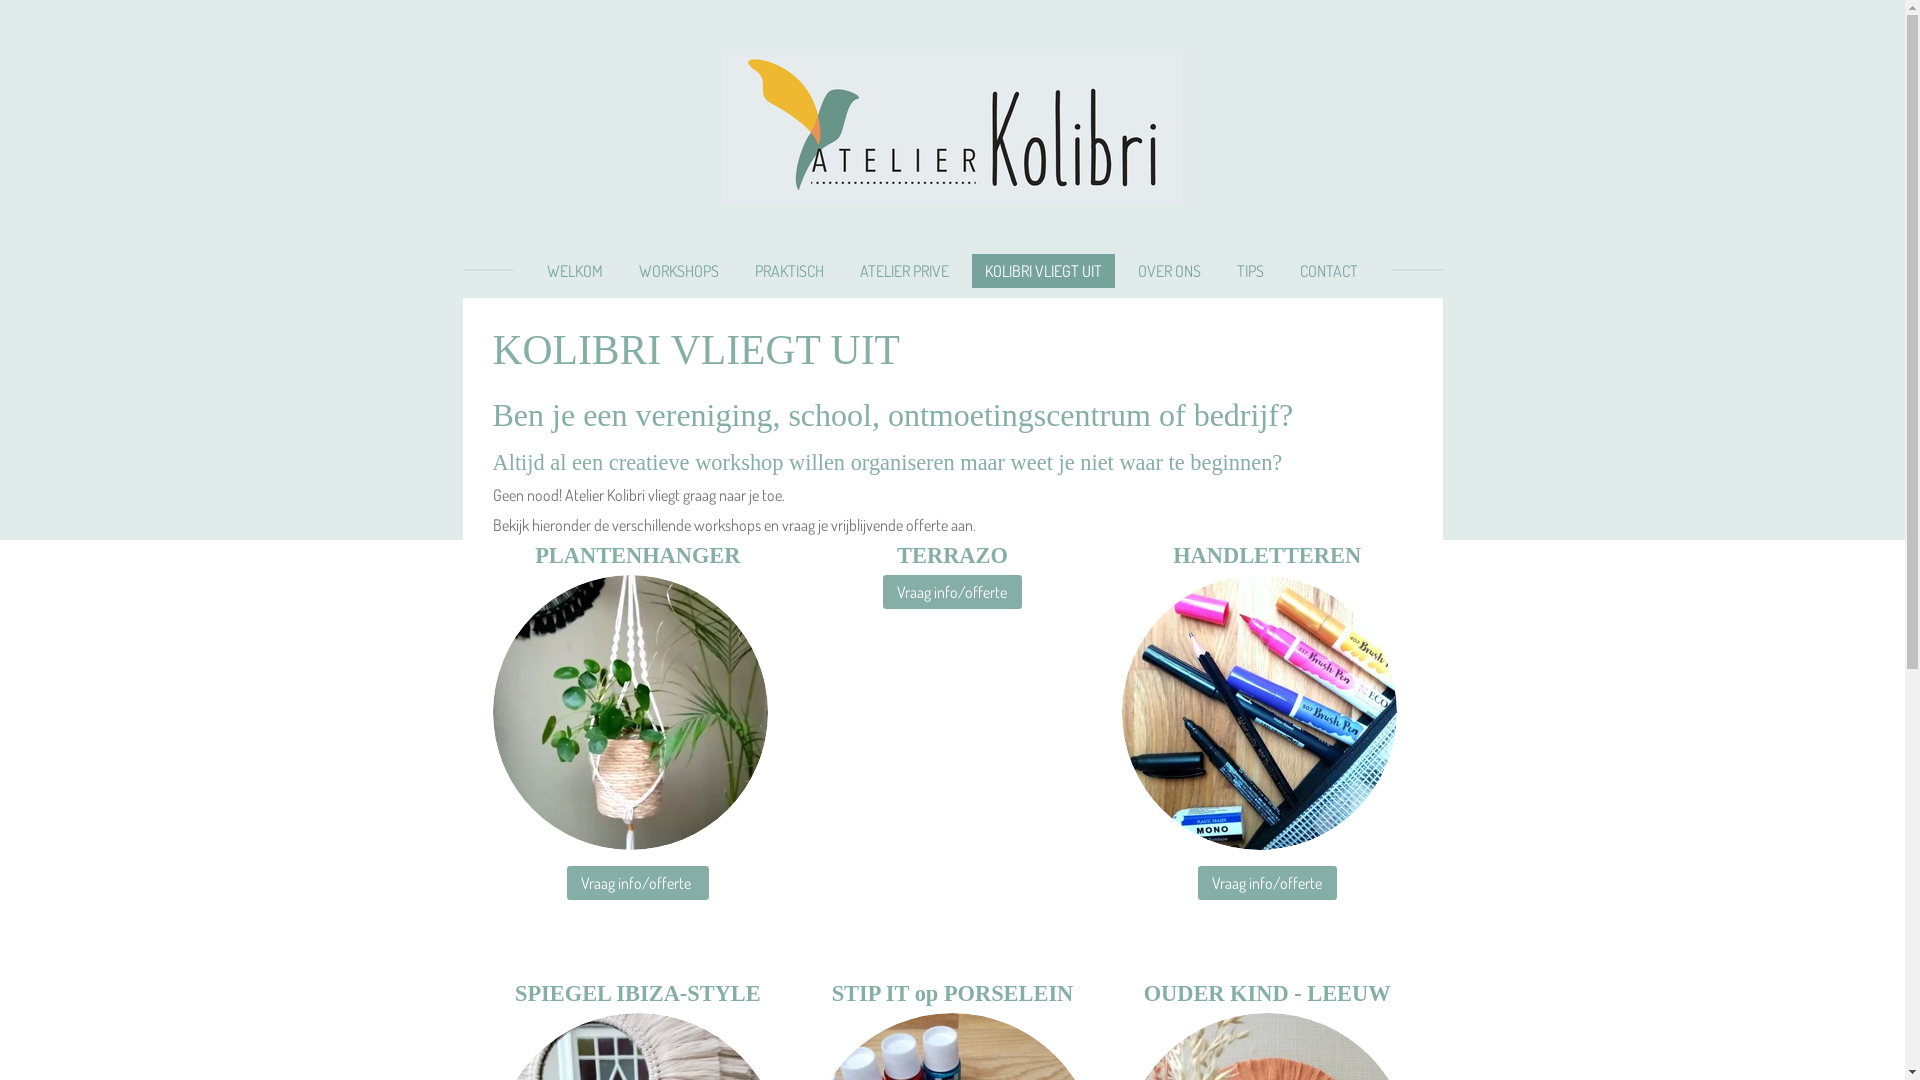 This screenshot has height=1080, width=1920. Describe the element at coordinates (678, 270) in the screenshot. I see `'WORKSHOPS'` at that location.